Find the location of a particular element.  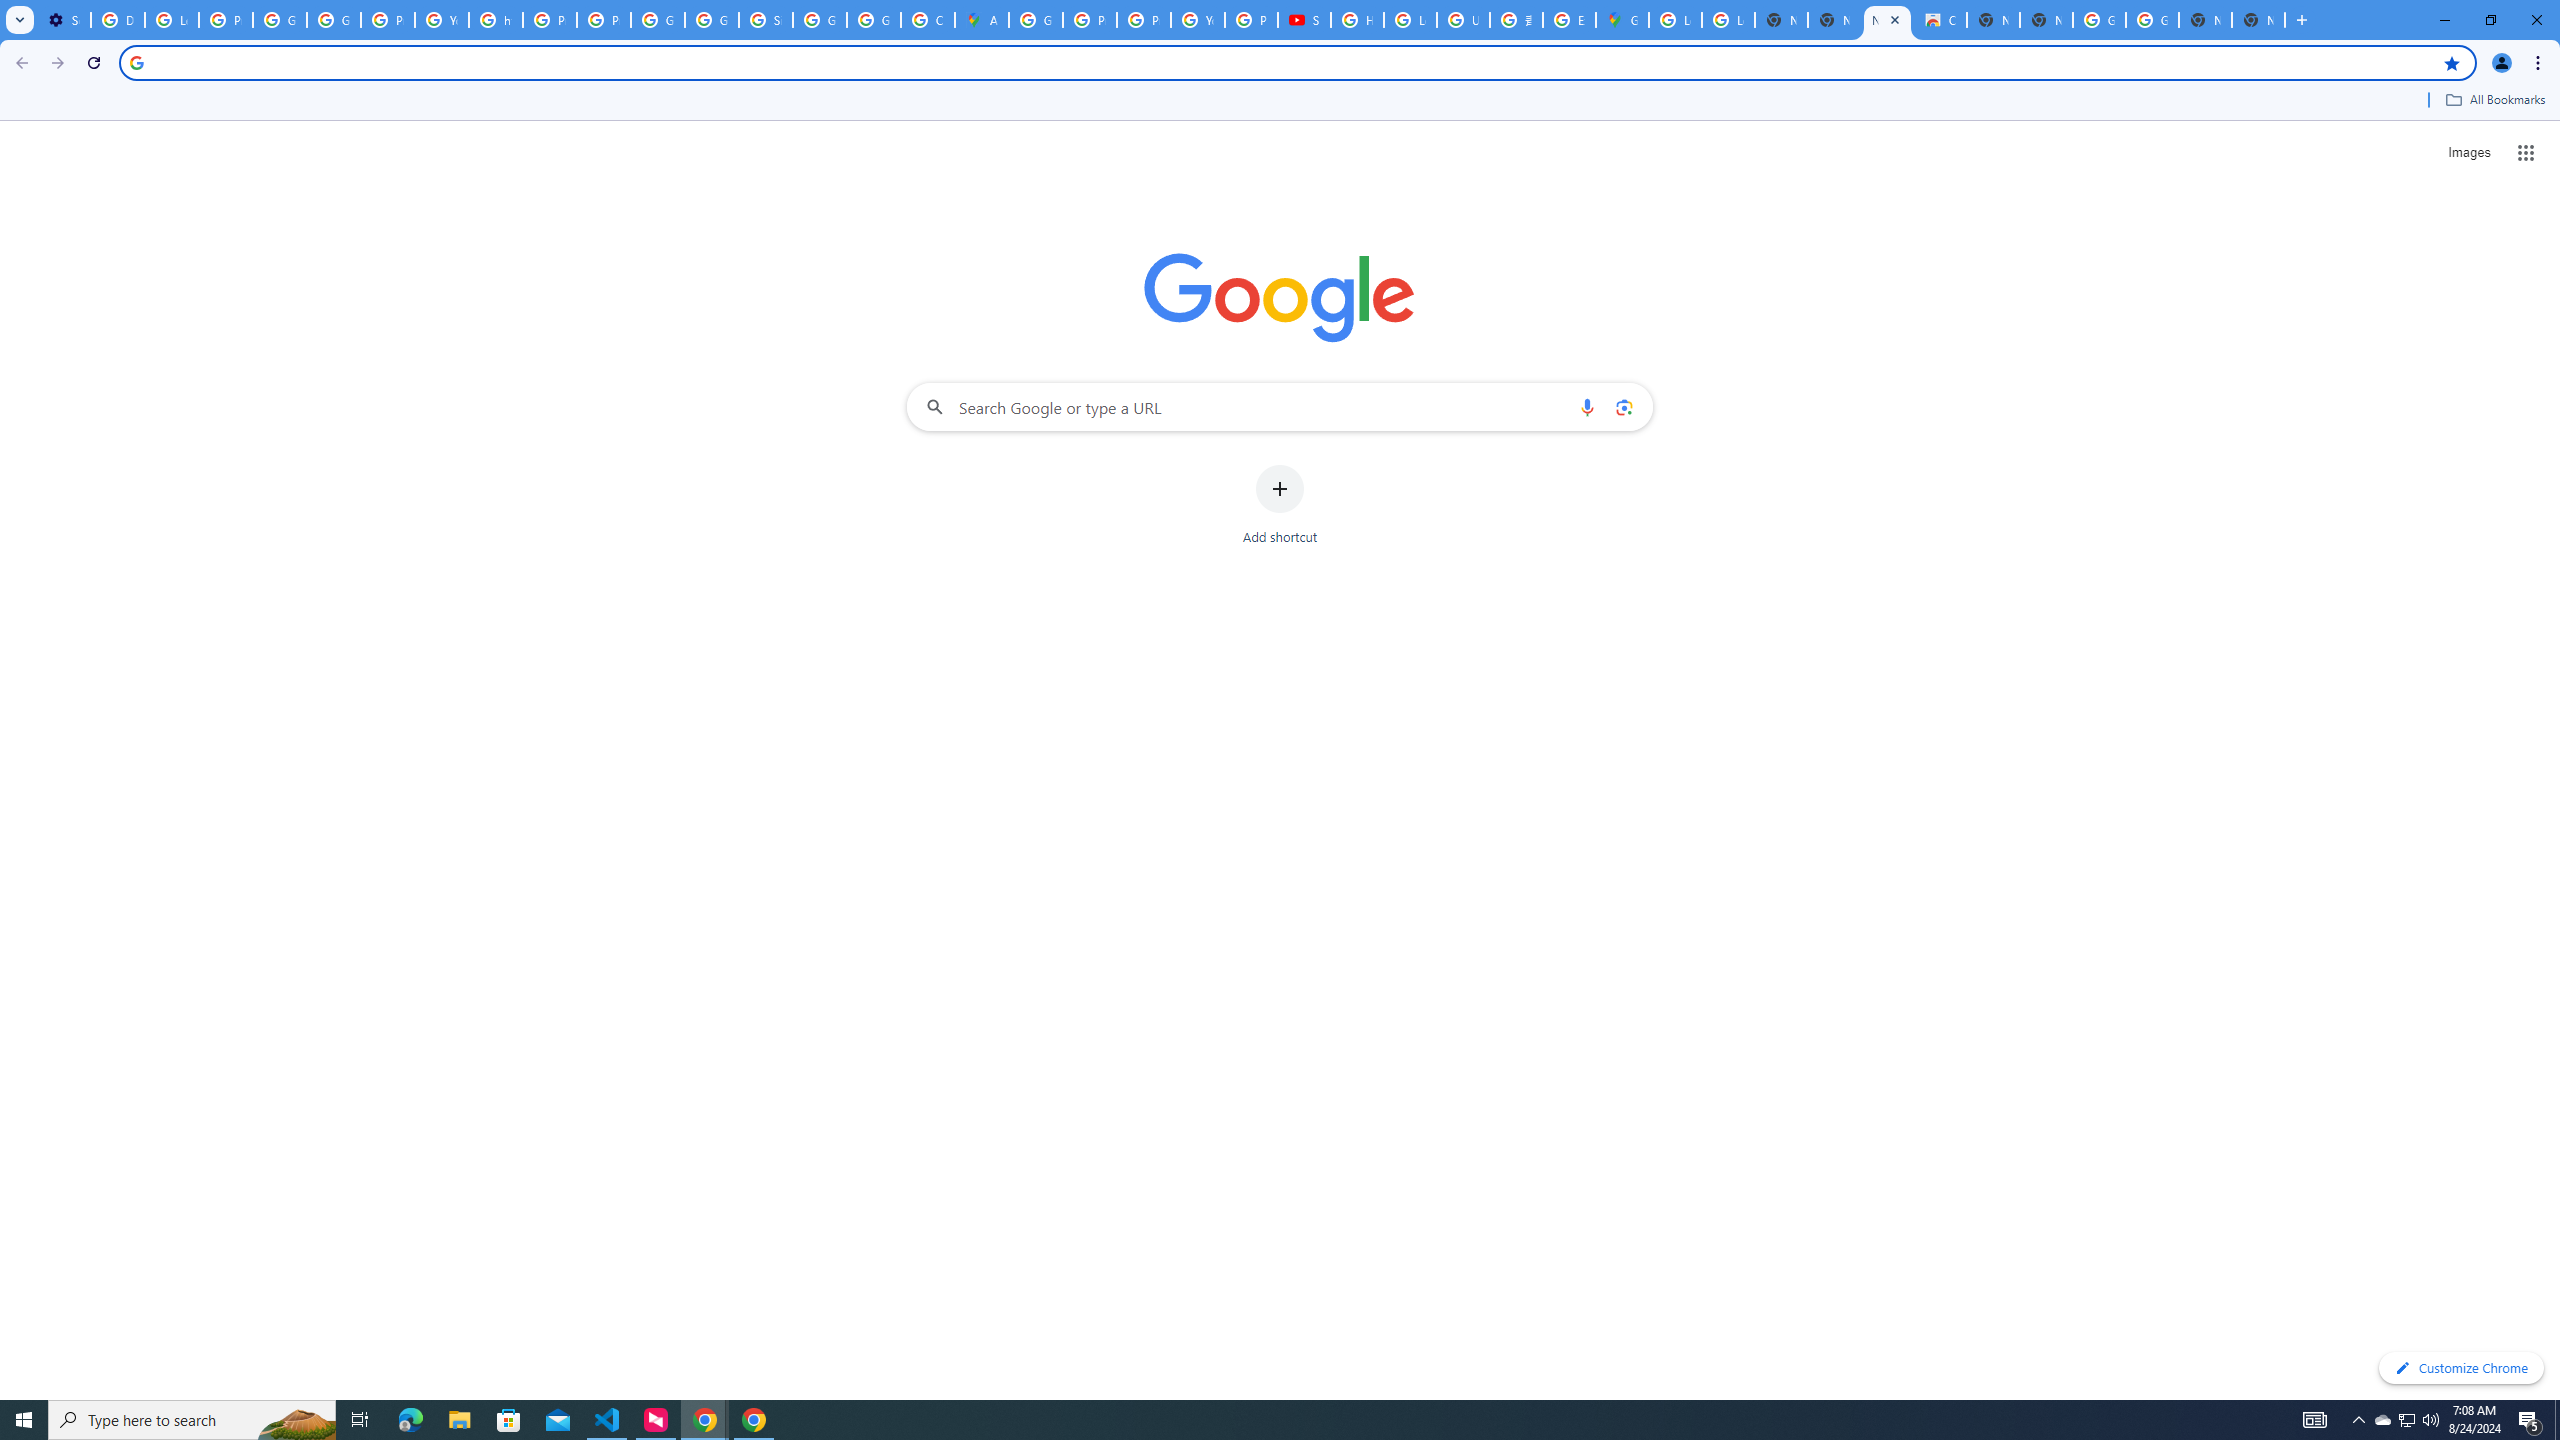

'Explore new street-level details - Google Maps Help' is located at coordinates (1569, 19).